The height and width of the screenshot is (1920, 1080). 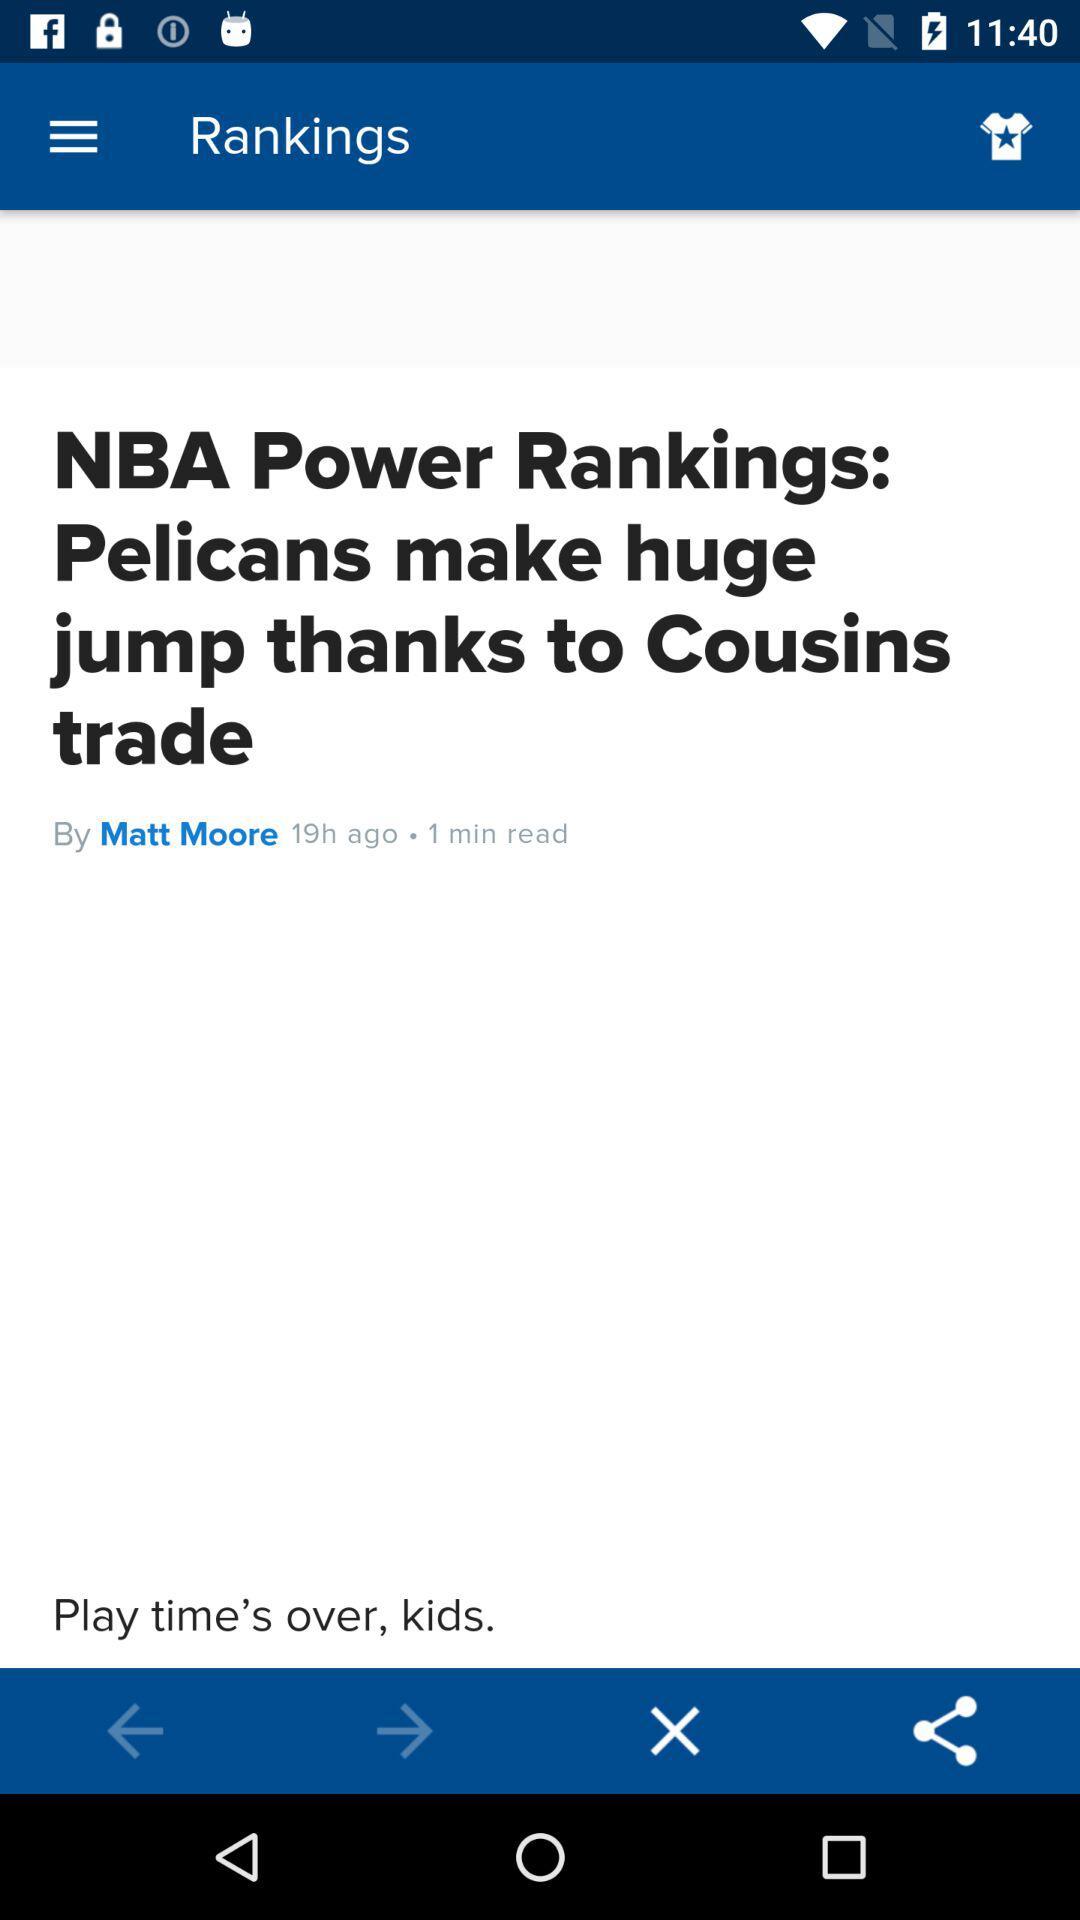 I want to click on page, so click(x=675, y=1730).